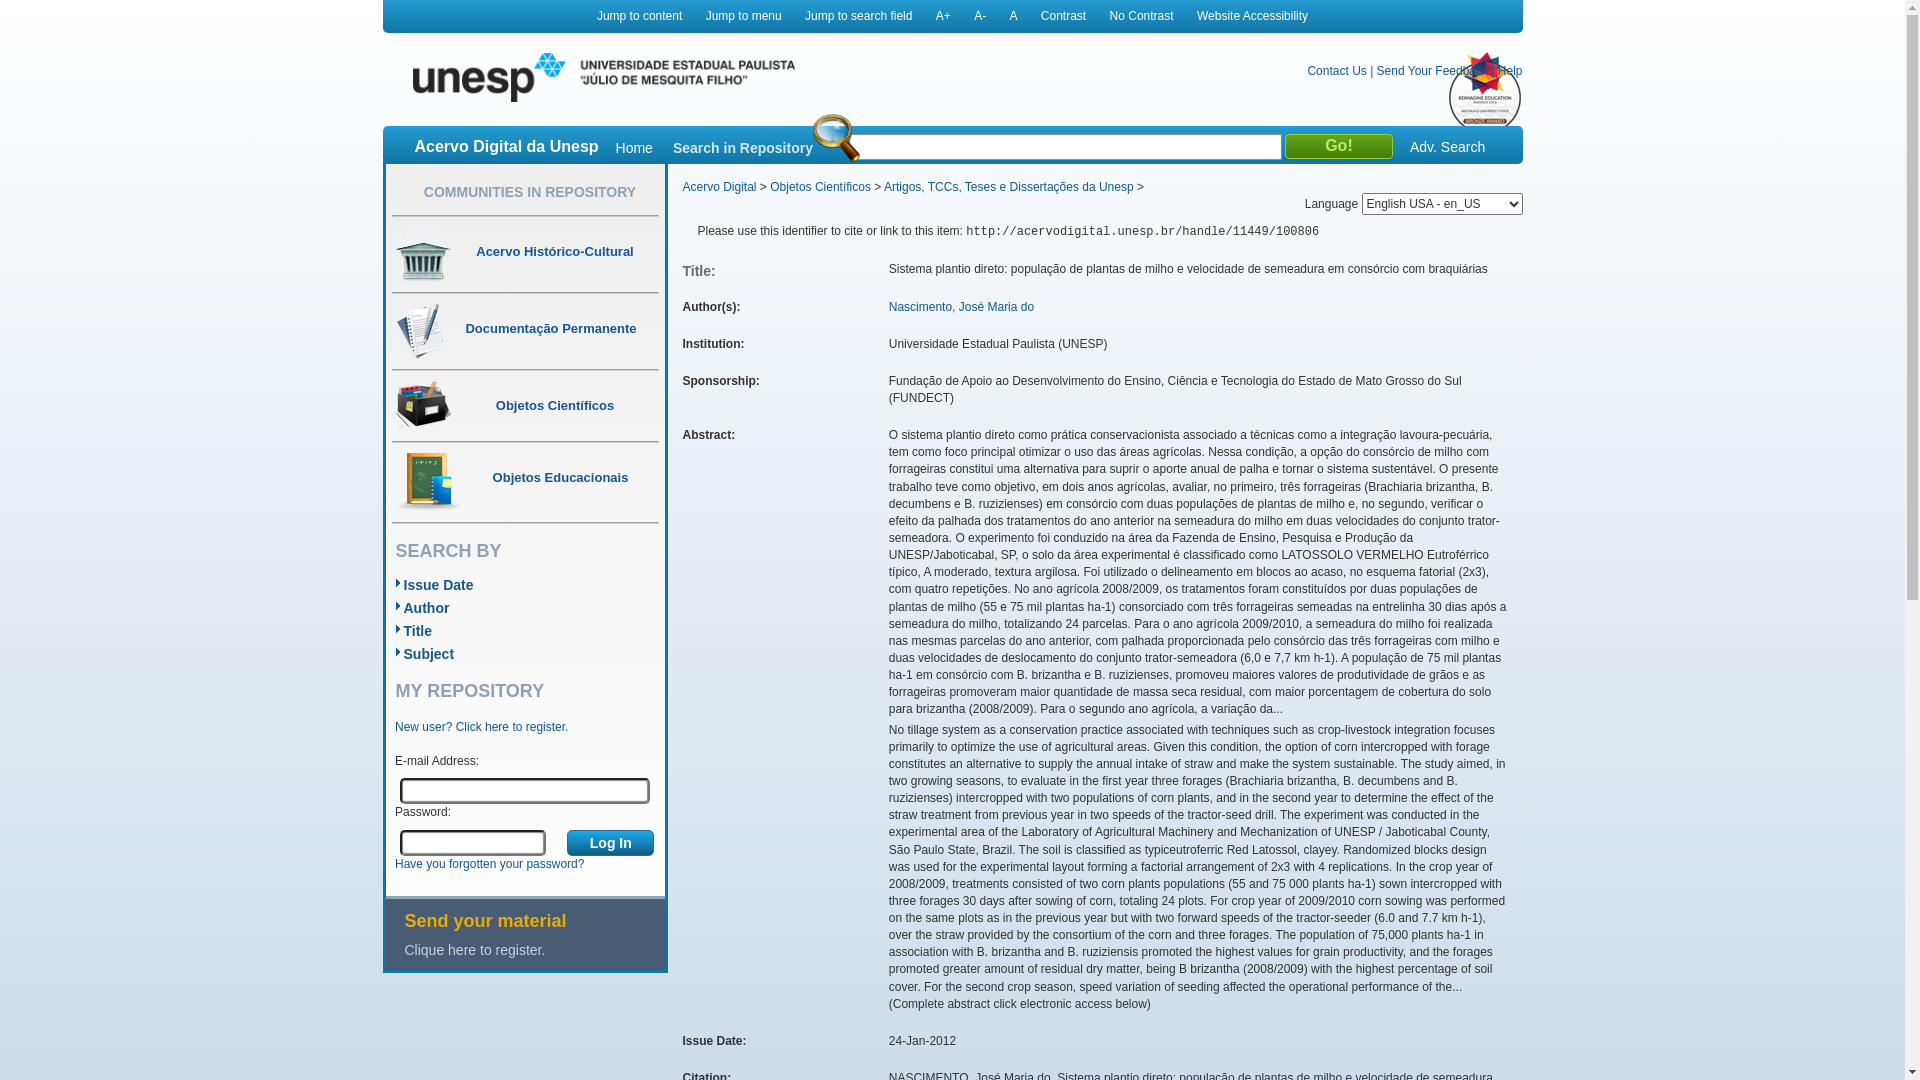  I want to click on 'Log In', so click(609, 843).